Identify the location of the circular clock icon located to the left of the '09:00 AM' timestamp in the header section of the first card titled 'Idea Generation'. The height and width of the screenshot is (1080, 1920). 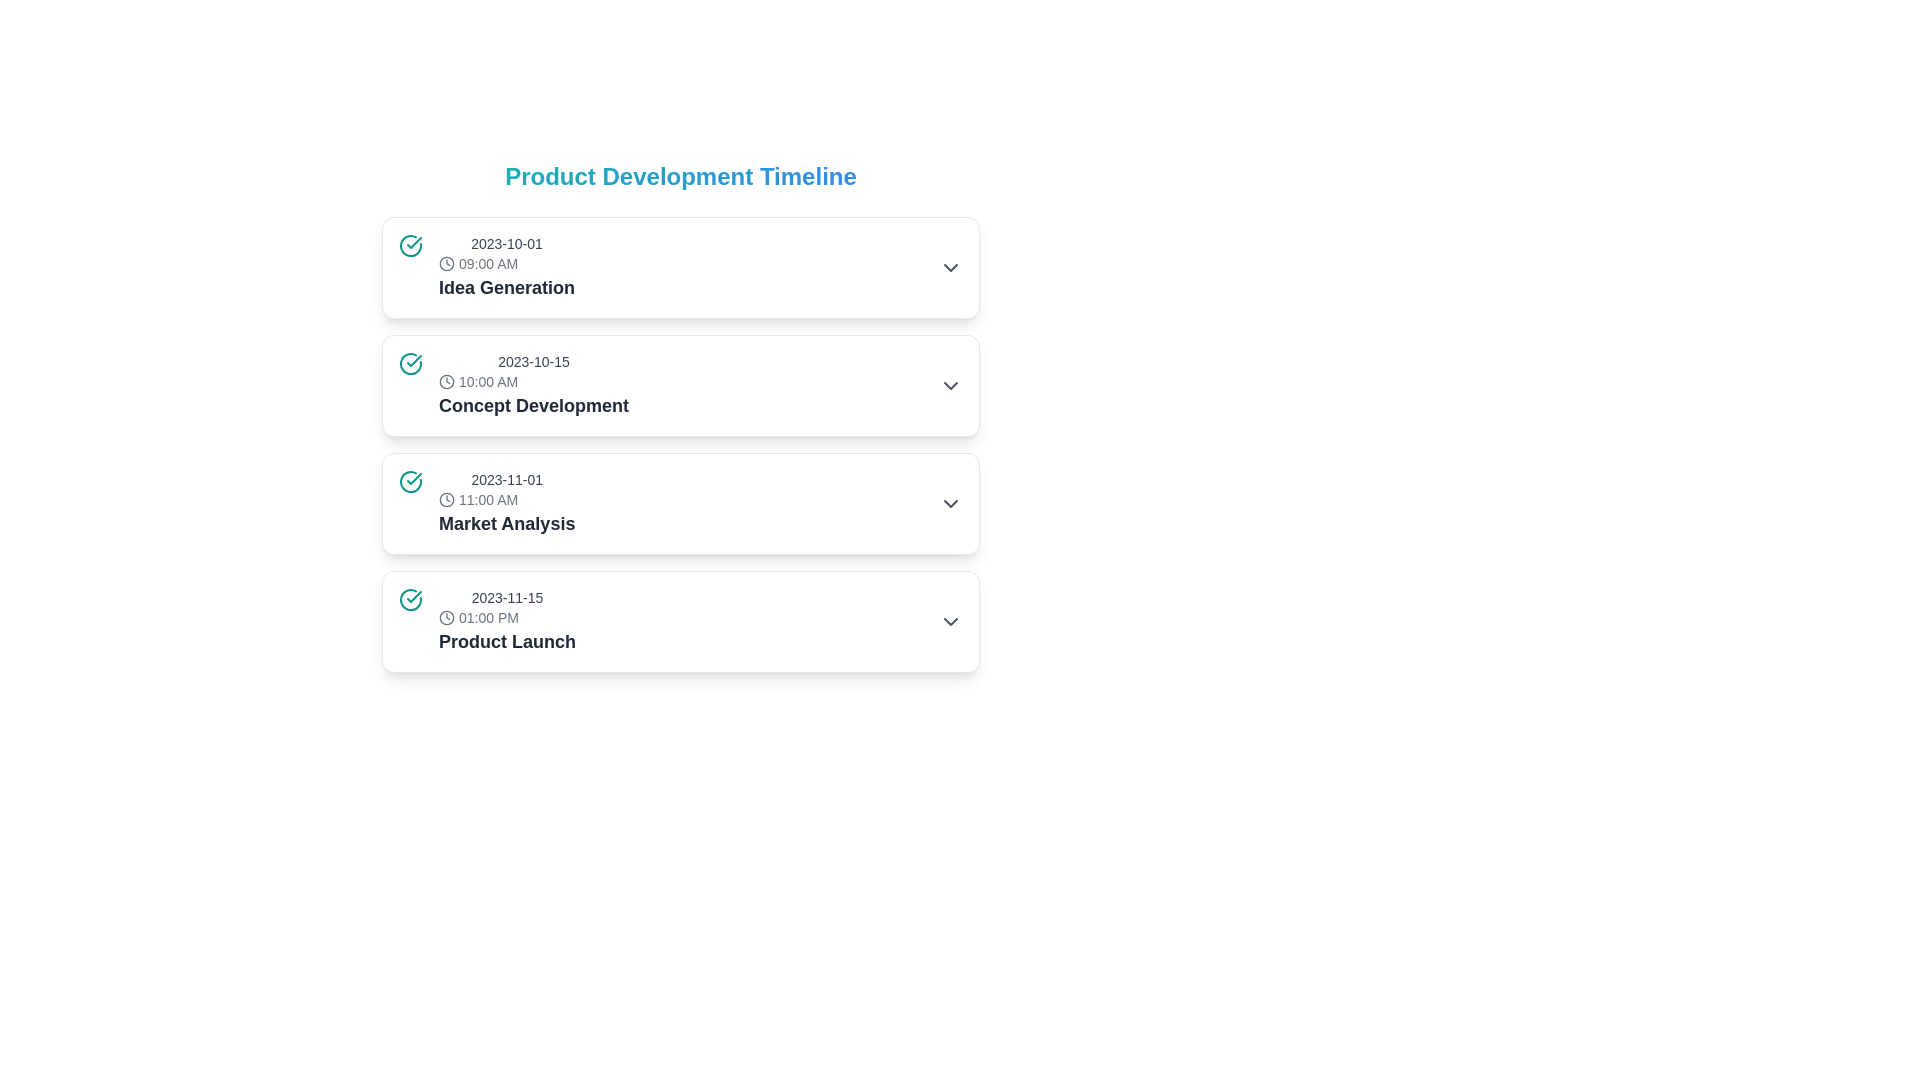
(445, 262).